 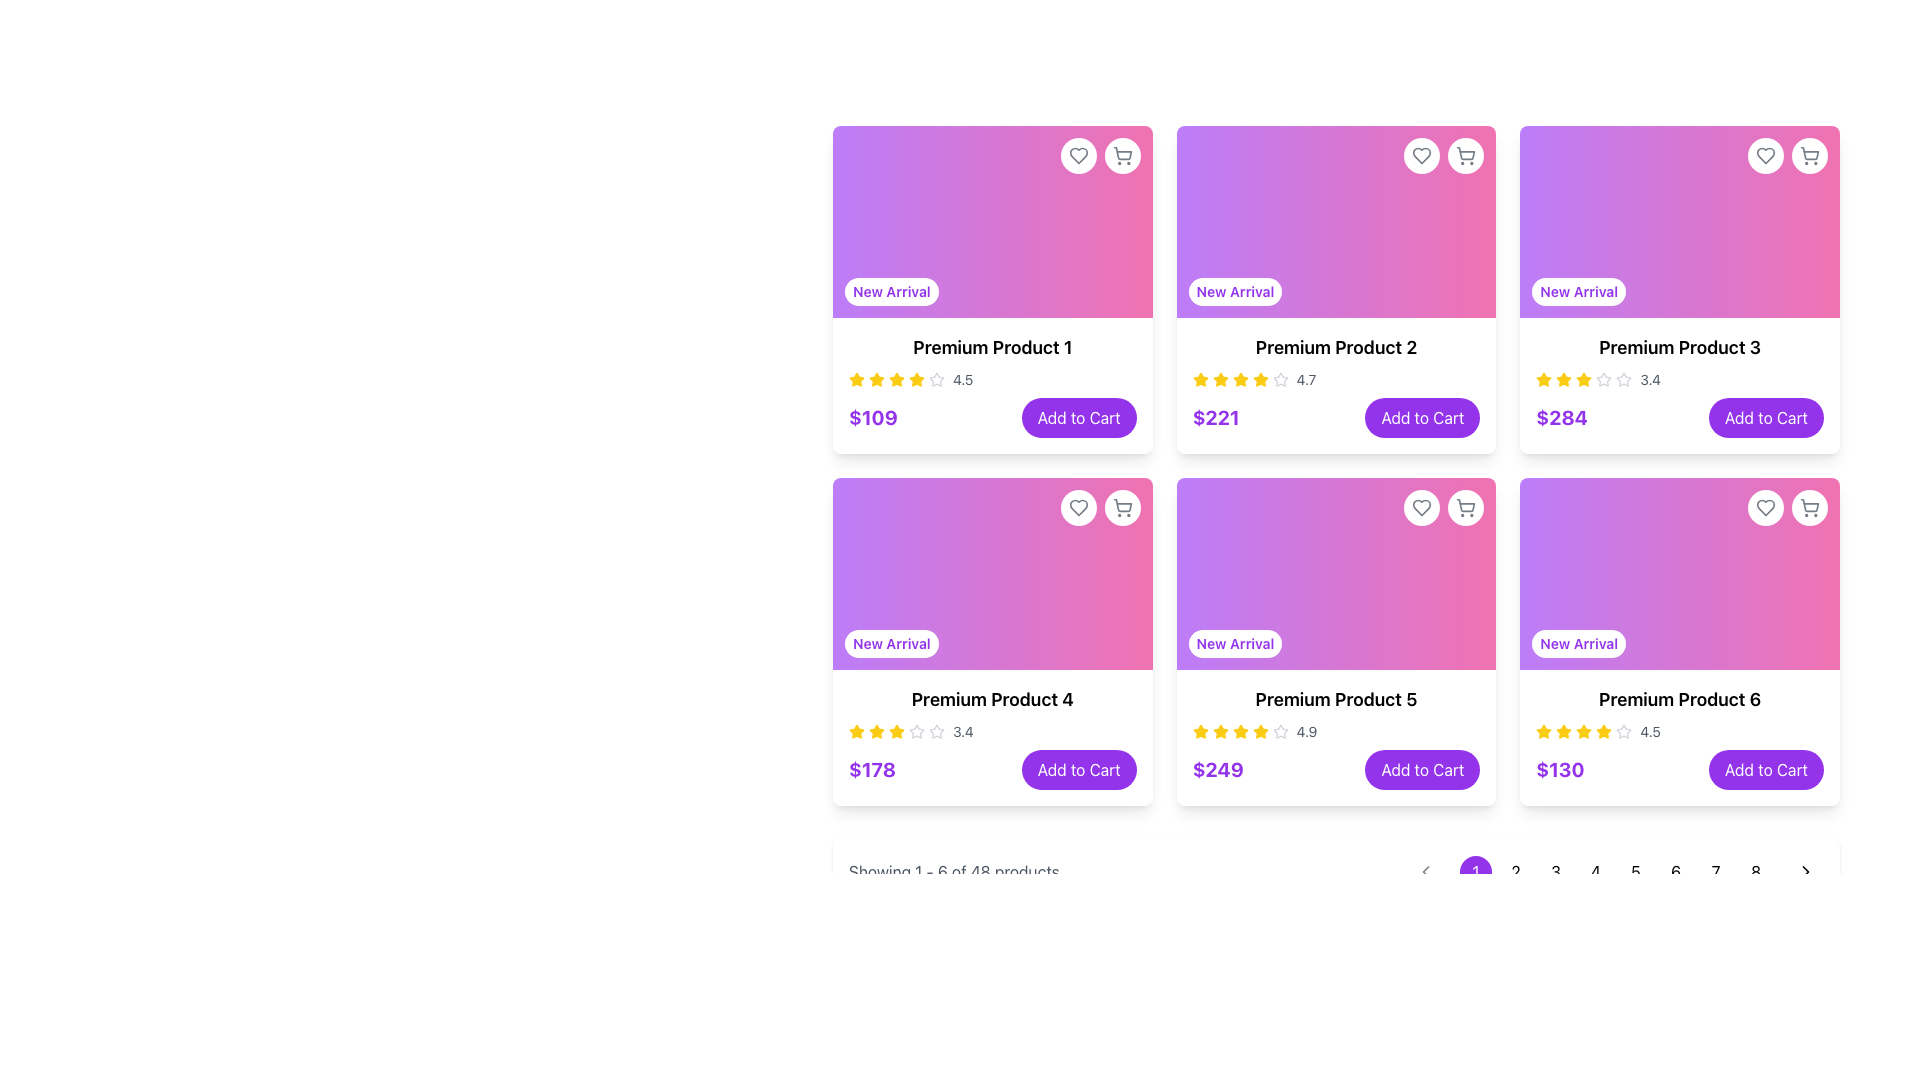 I want to click on the fifth star icon representing the rating value in the 'Premium Product 6' card, located at the bottom-right corner of the grid, so click(x=1543, y=731).